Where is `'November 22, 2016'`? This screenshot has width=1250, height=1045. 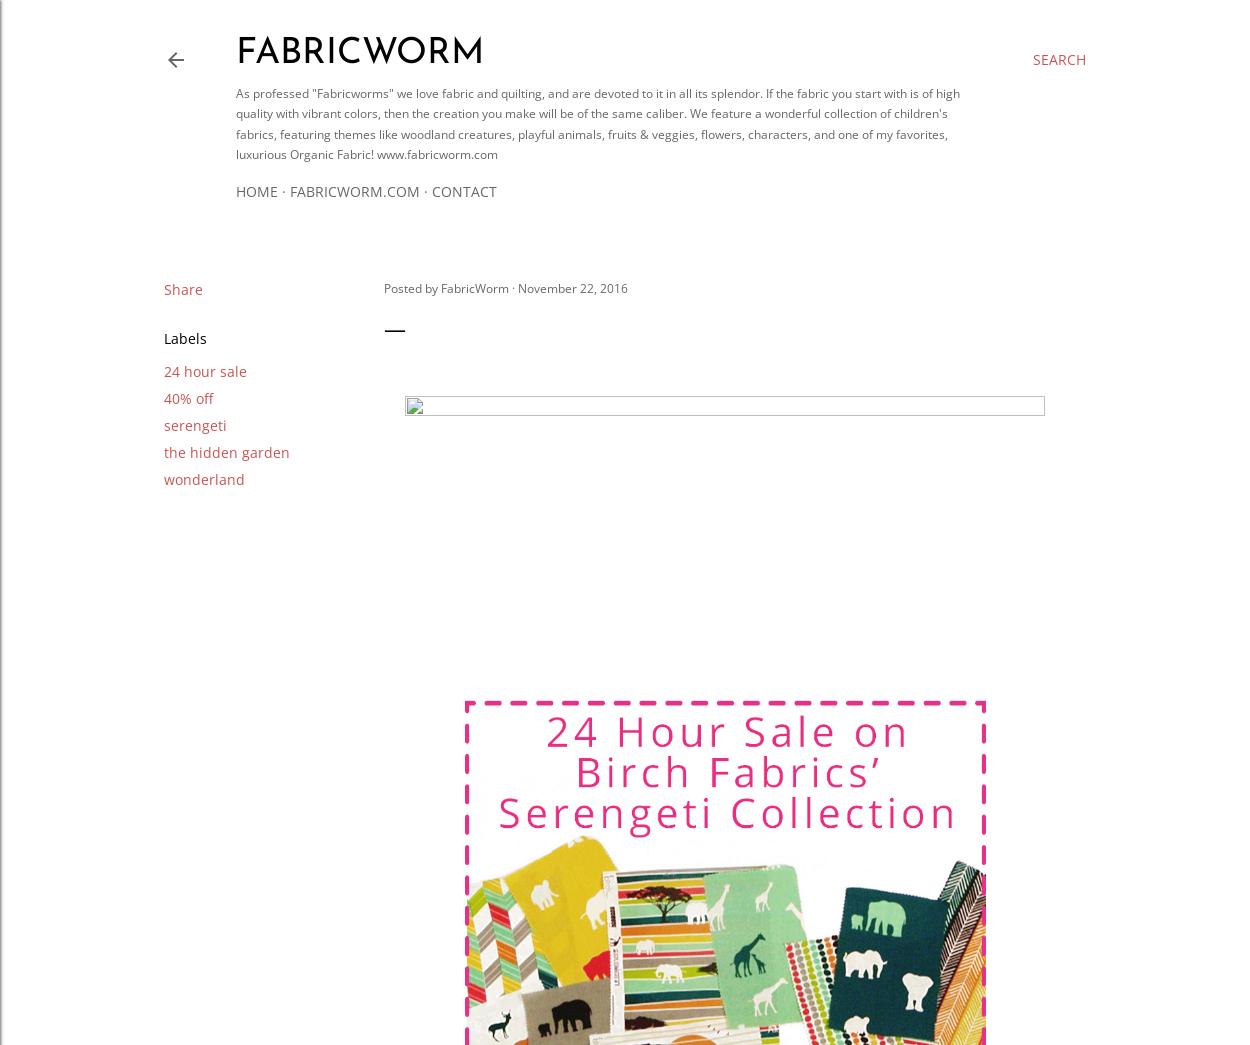
'November 22, 2016' is located at coordinates (572, 286).